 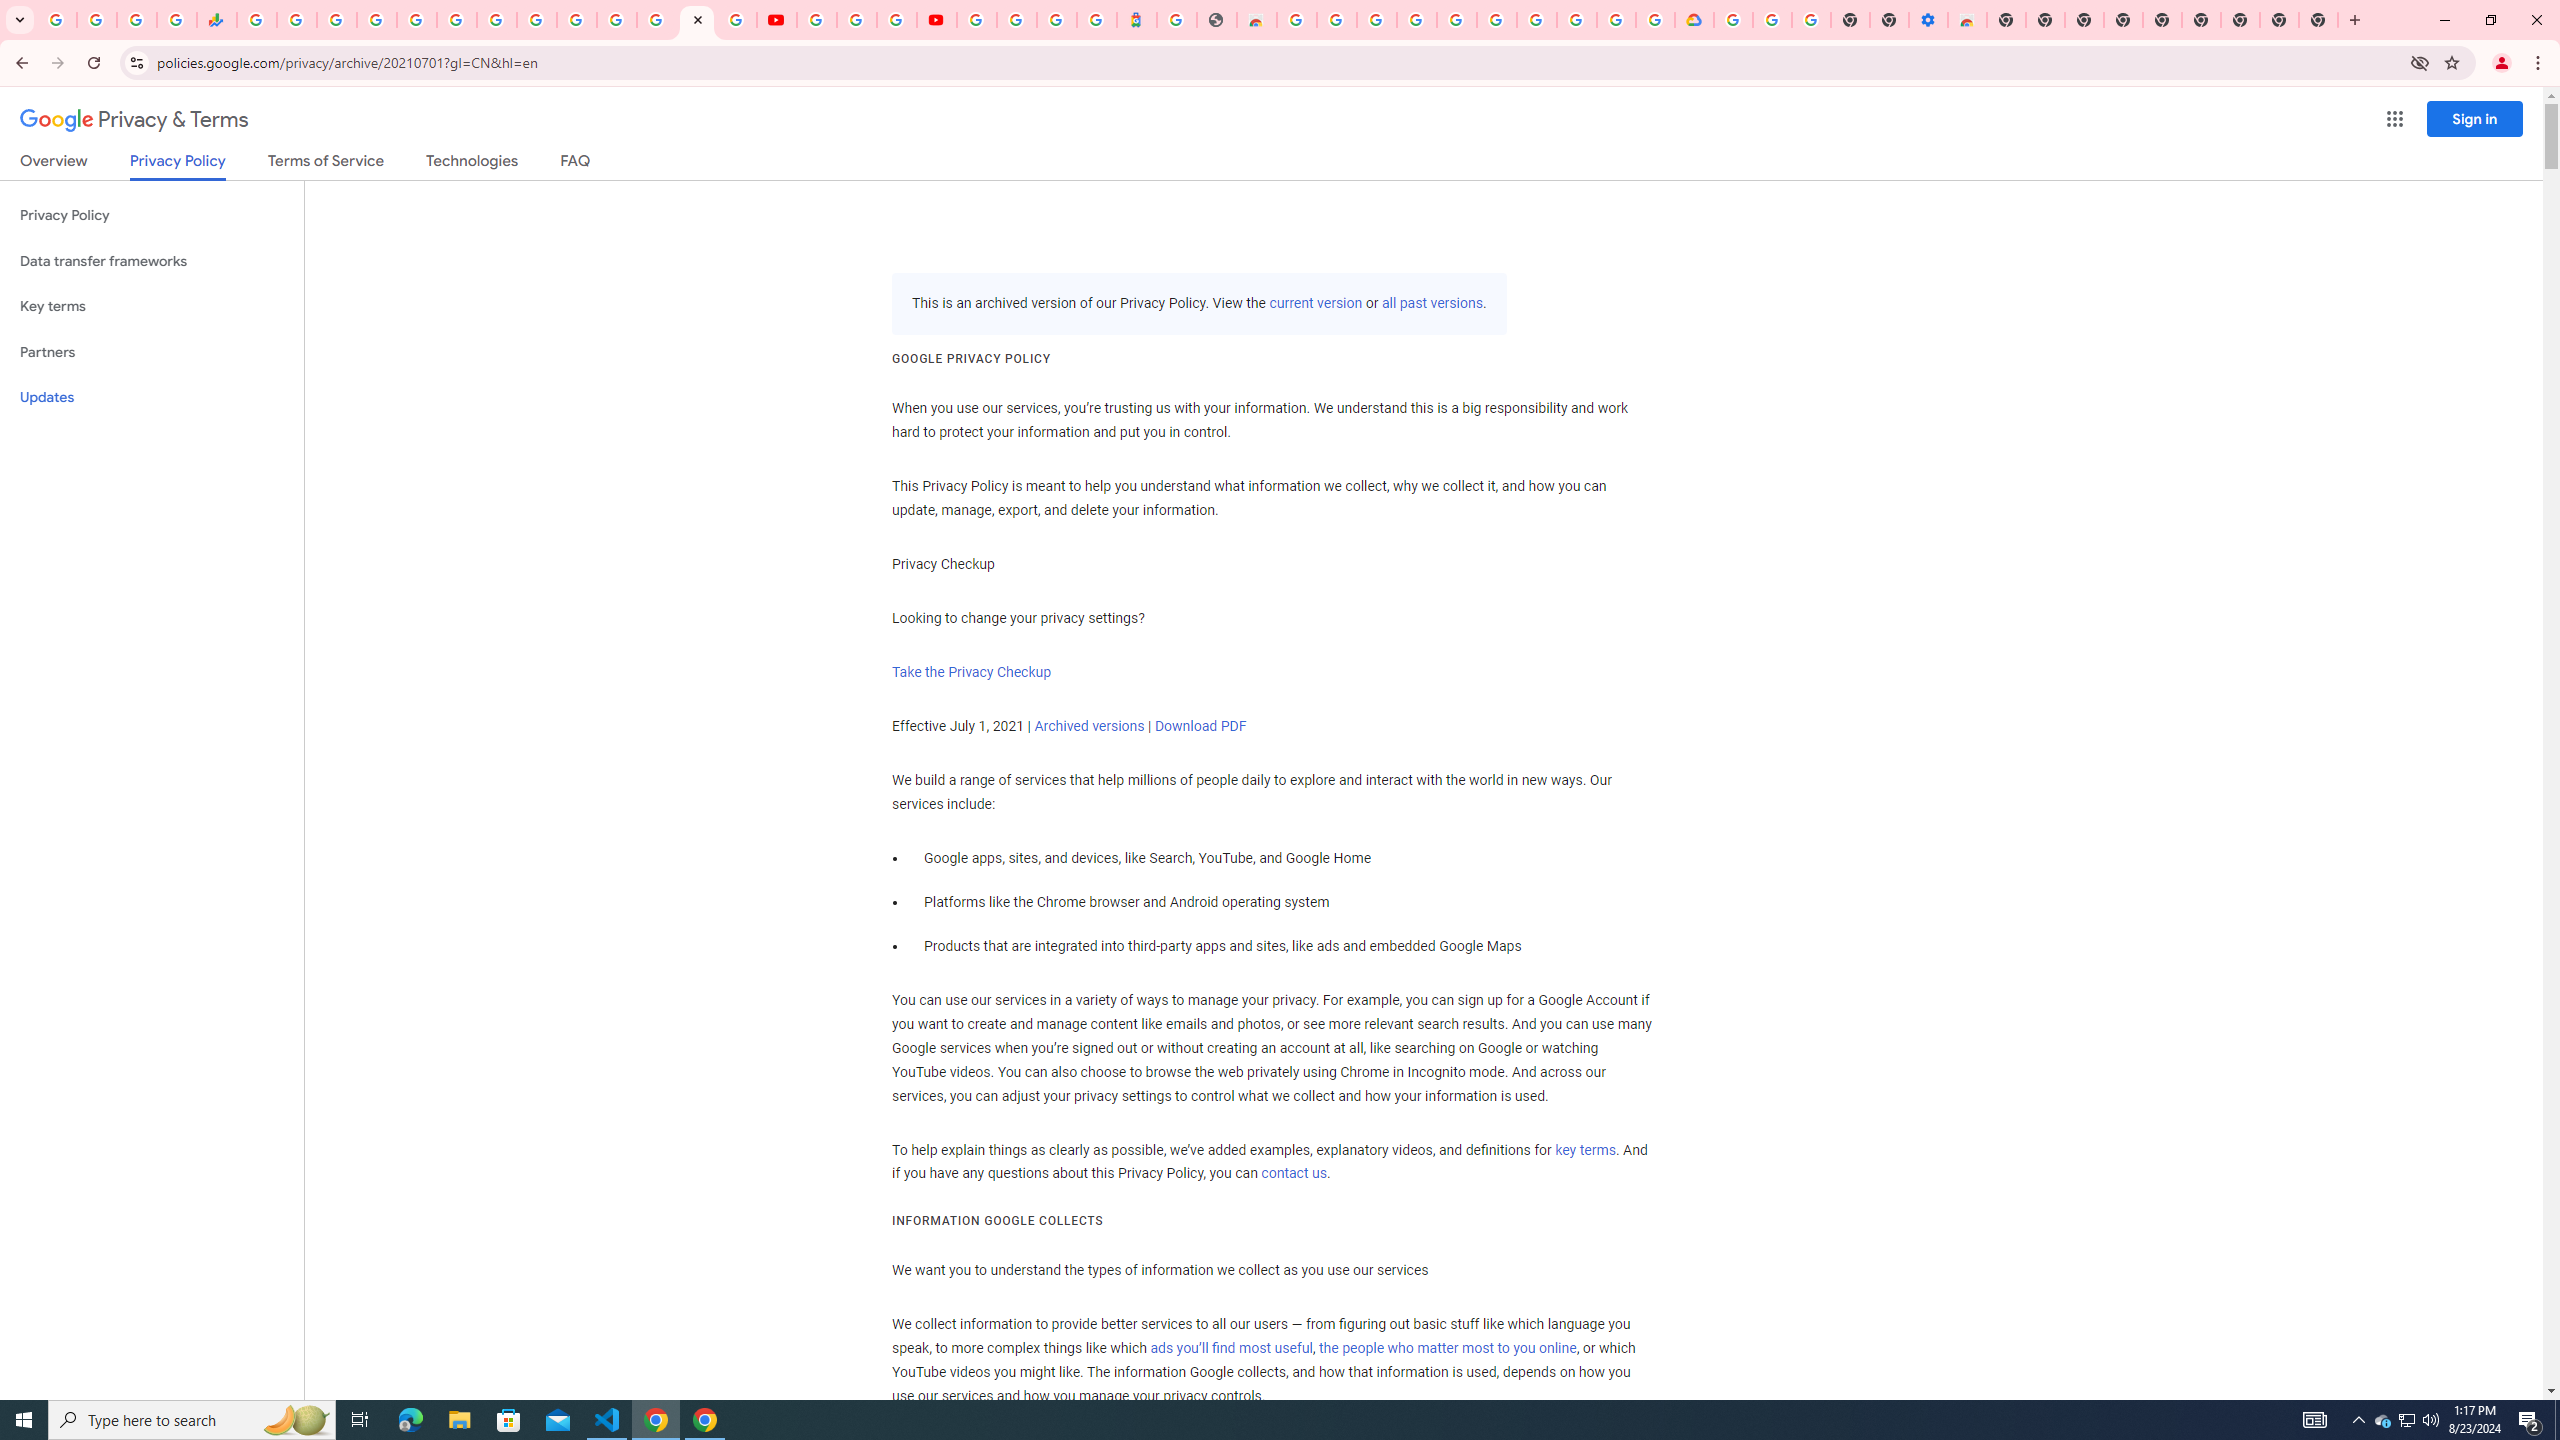 I want to click on 'Download PDF', so click(x=1199, y=724).